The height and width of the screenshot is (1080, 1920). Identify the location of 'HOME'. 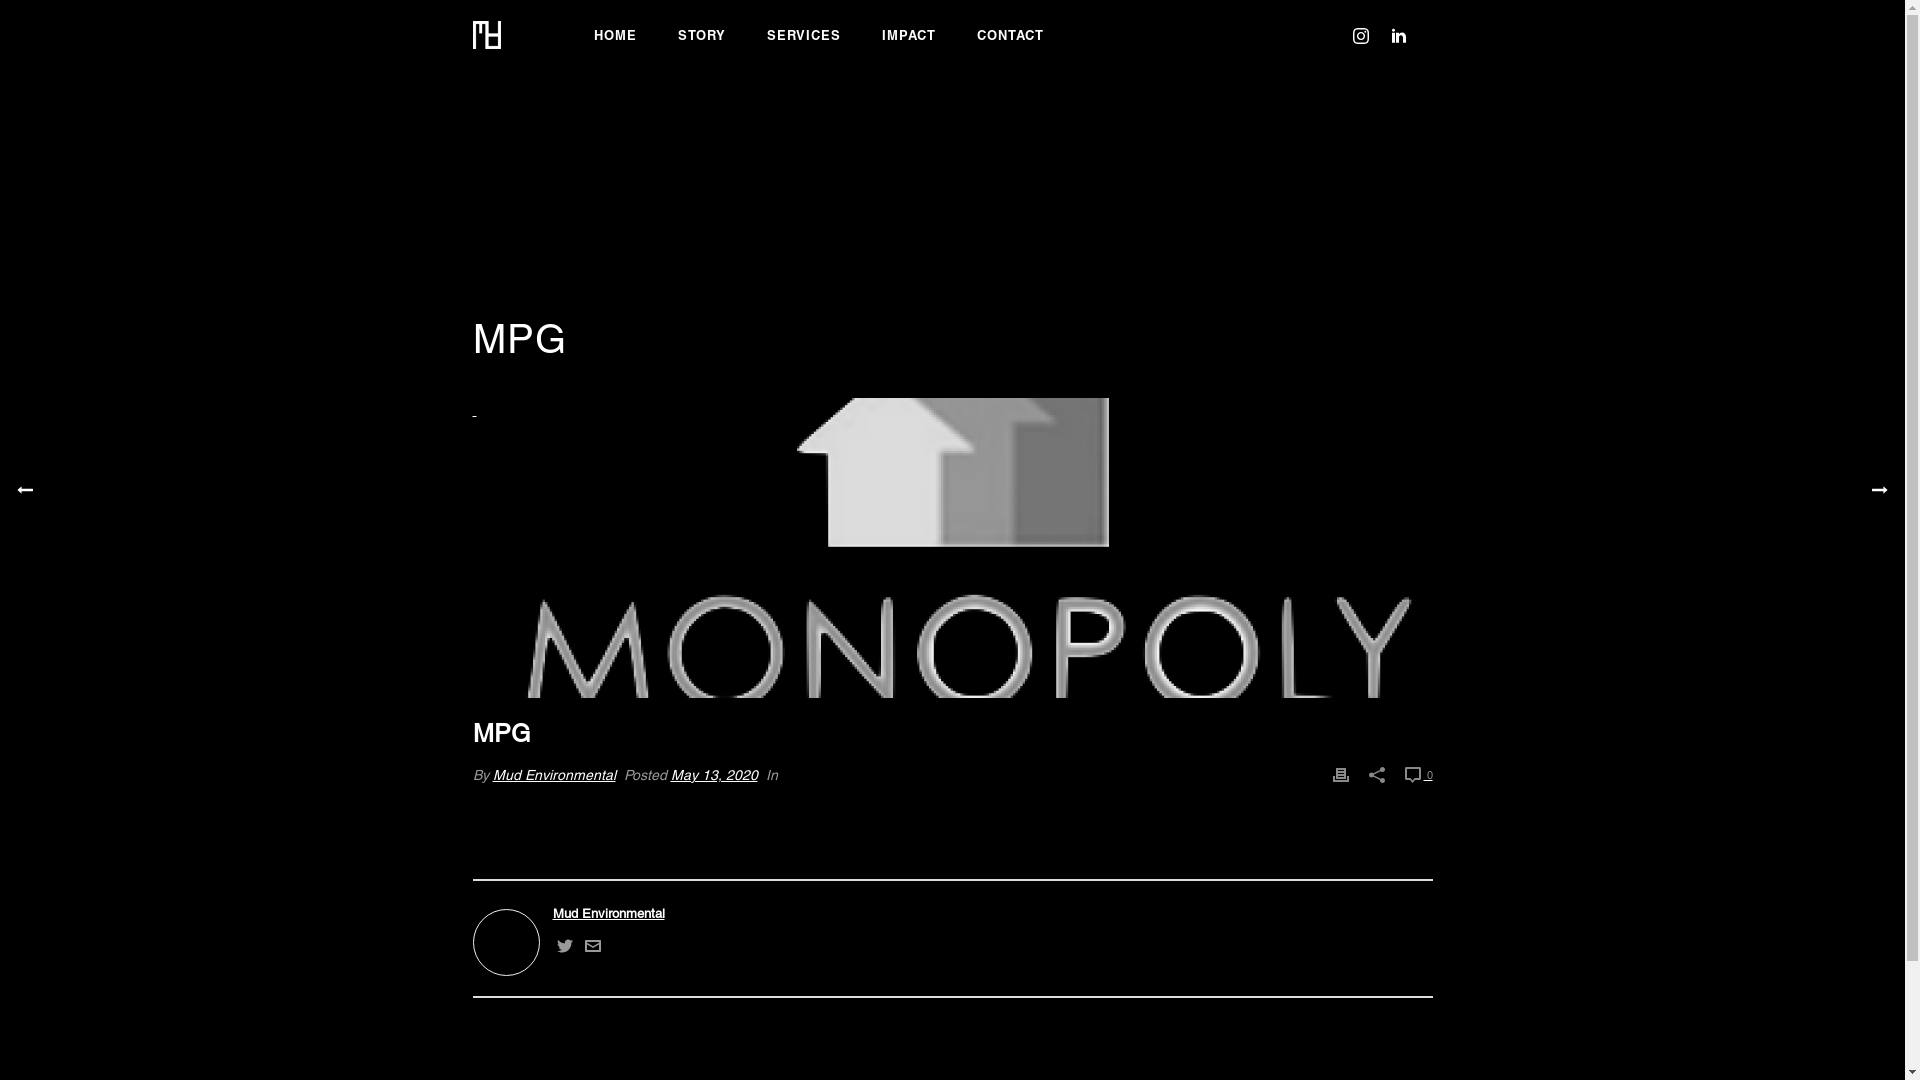
(614, 34).